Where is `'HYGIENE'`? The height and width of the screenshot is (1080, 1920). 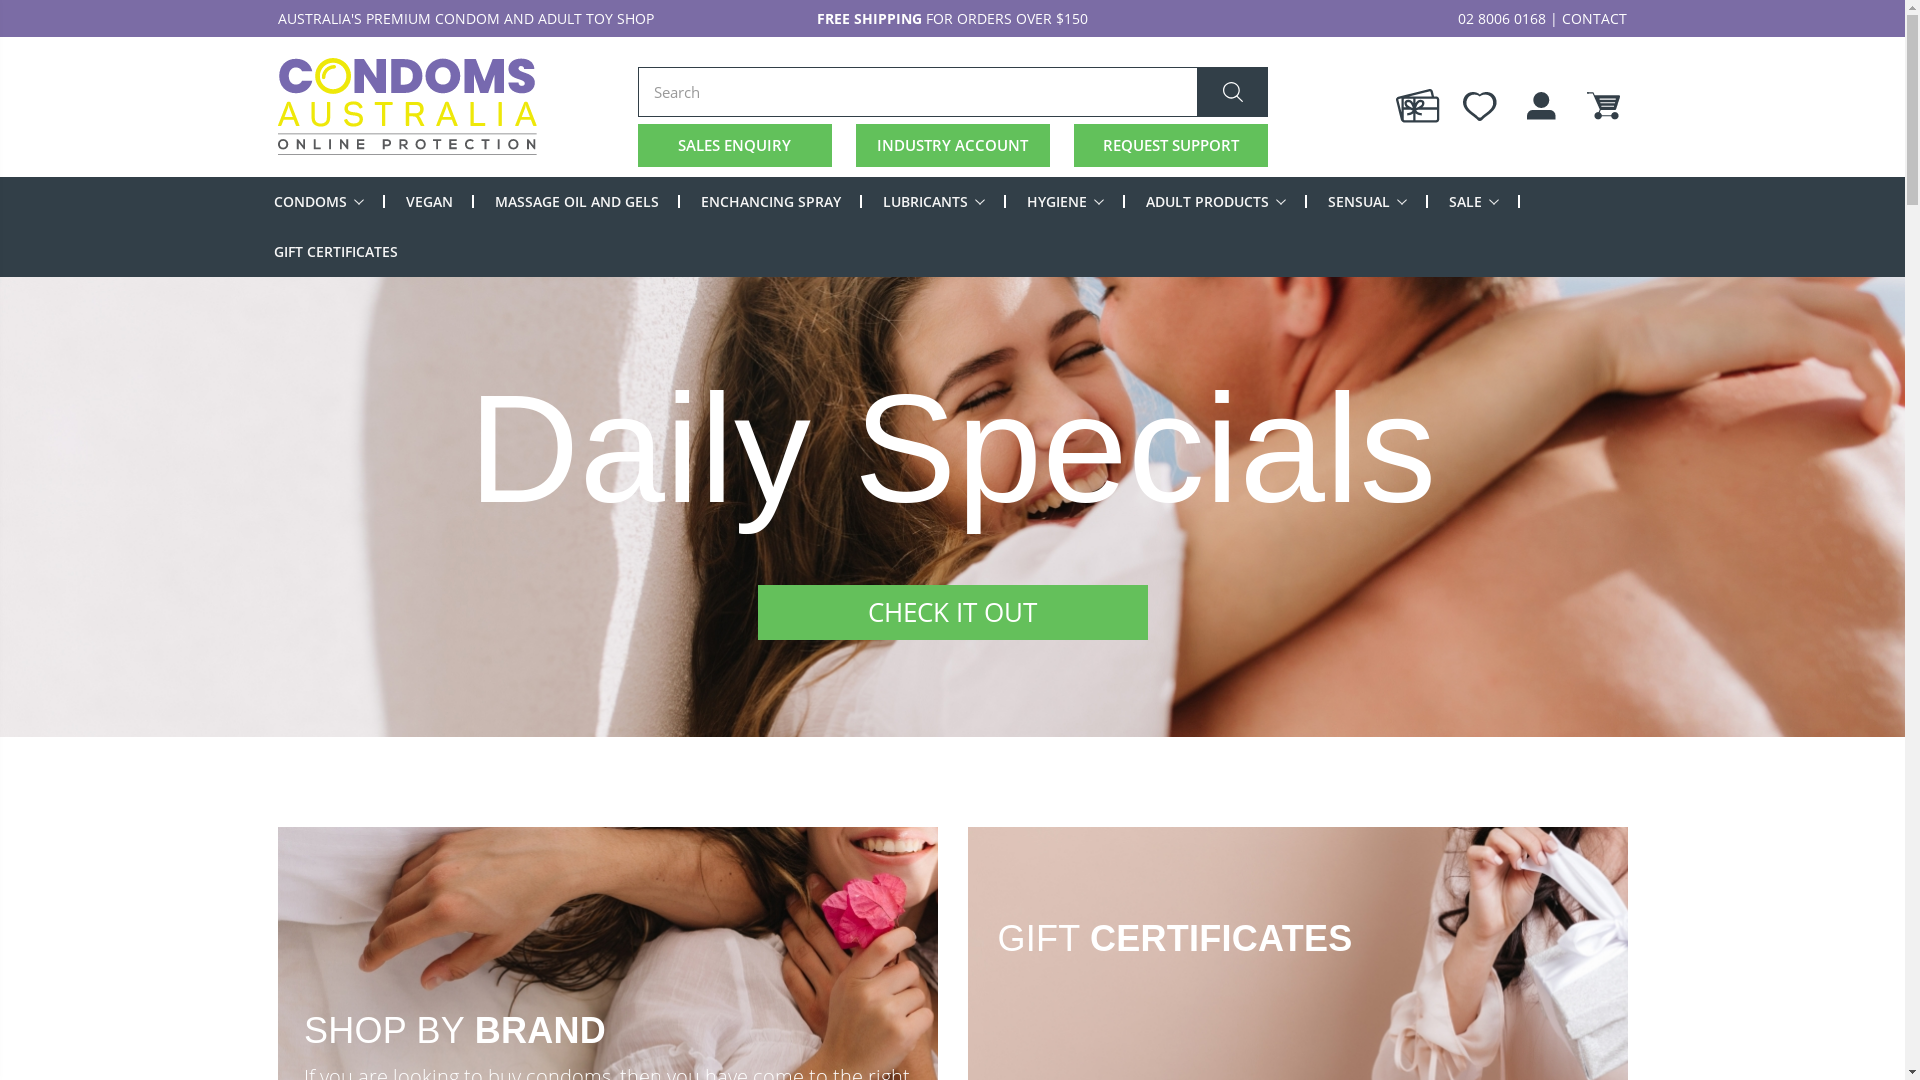 'HYGIENE' is located at coordinates (1026, 200).